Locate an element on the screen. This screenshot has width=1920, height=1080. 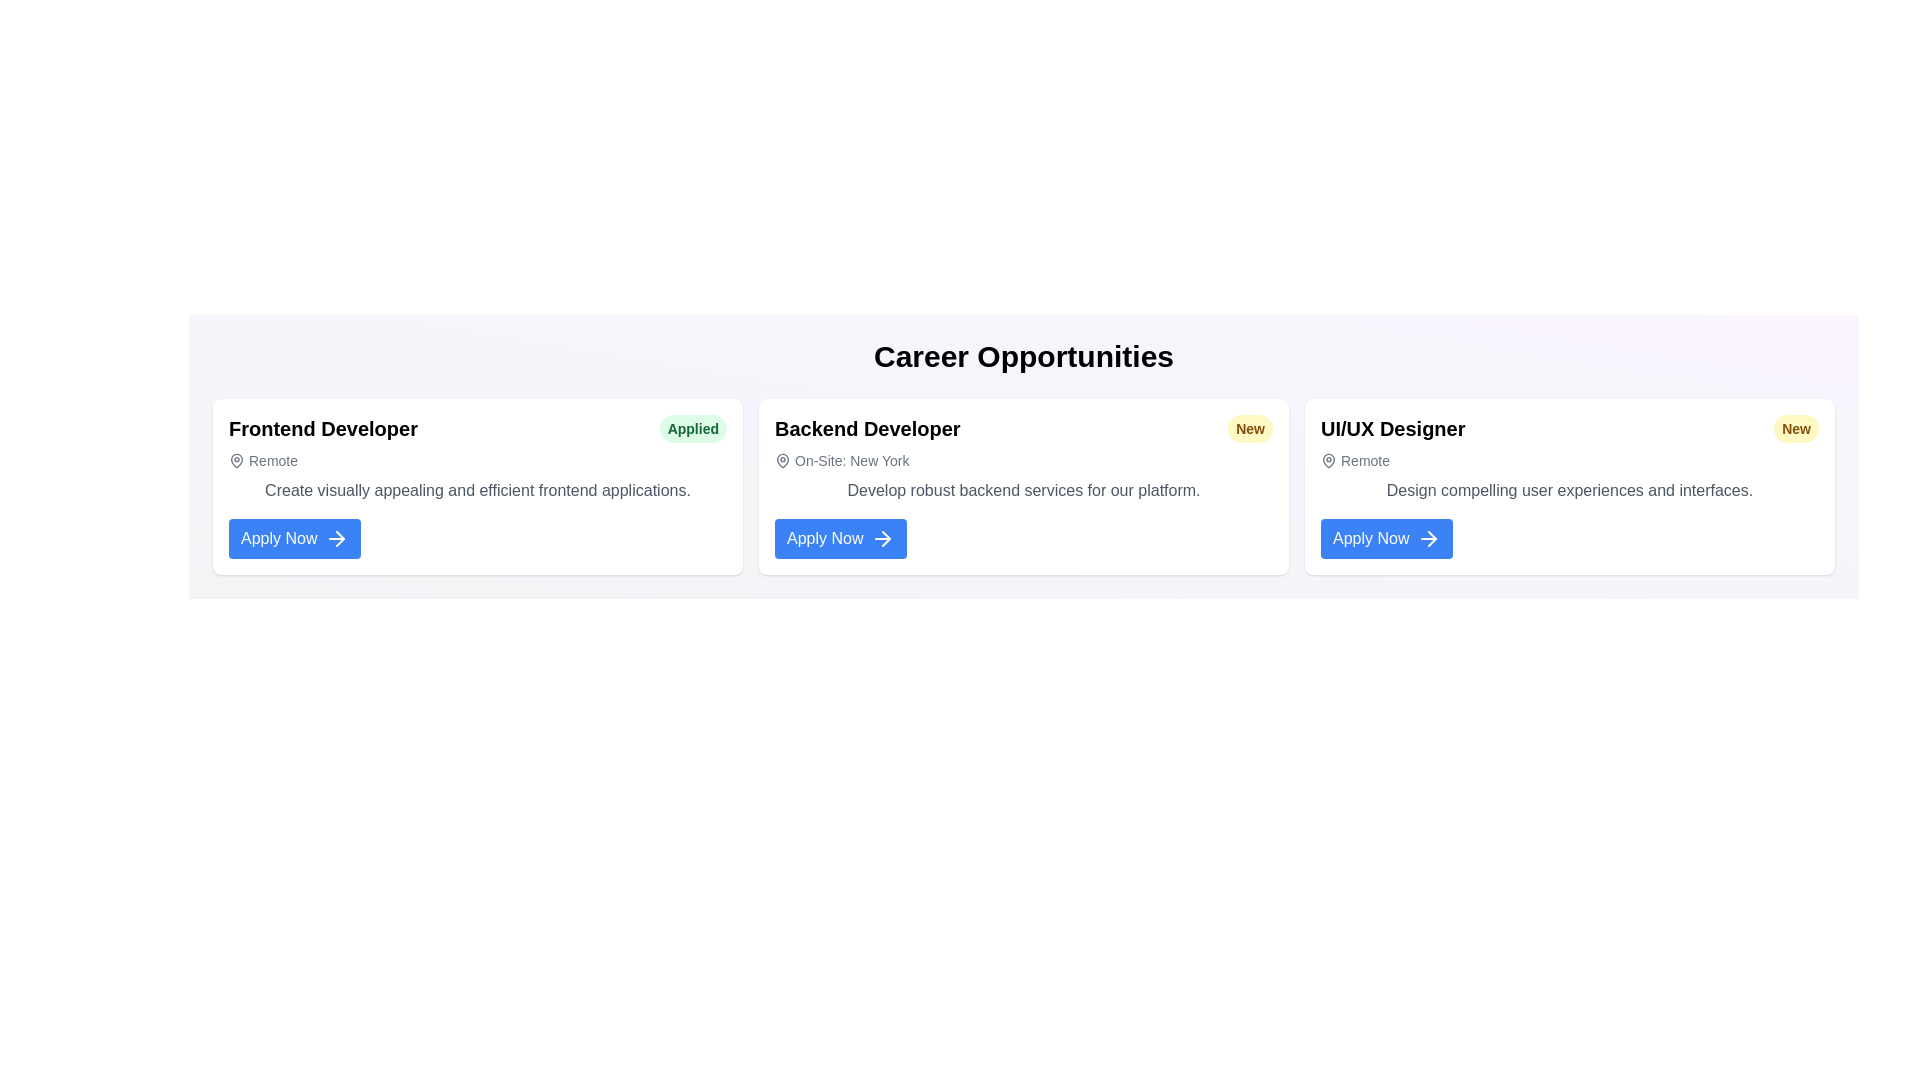
the 'New' badge element, which is a rectangular badge with a yellow background and bold brown text, located at the top-right corner of the 'Backend Developer' card is located at coordinates (1249, 427).